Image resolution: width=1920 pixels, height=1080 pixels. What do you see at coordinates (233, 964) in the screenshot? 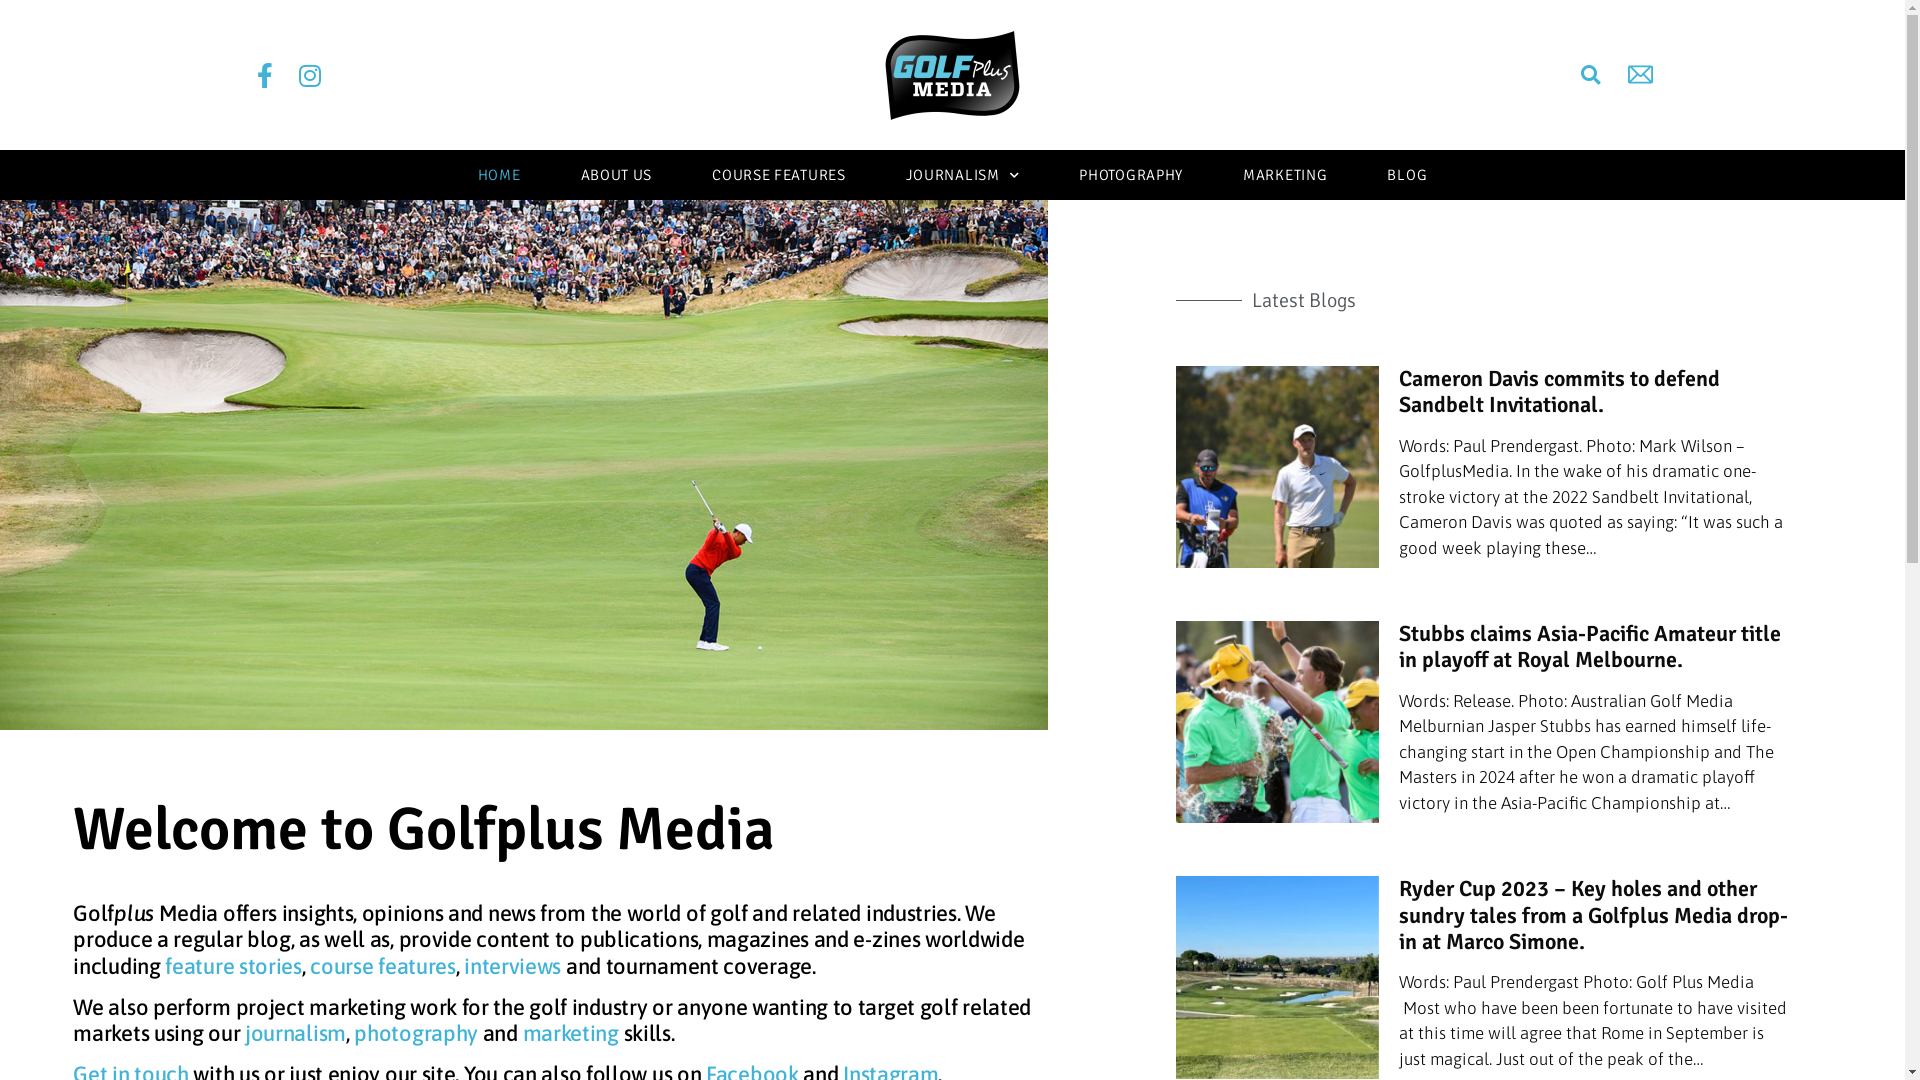
I see `'feature stories'` at bounding box center [233, 964].